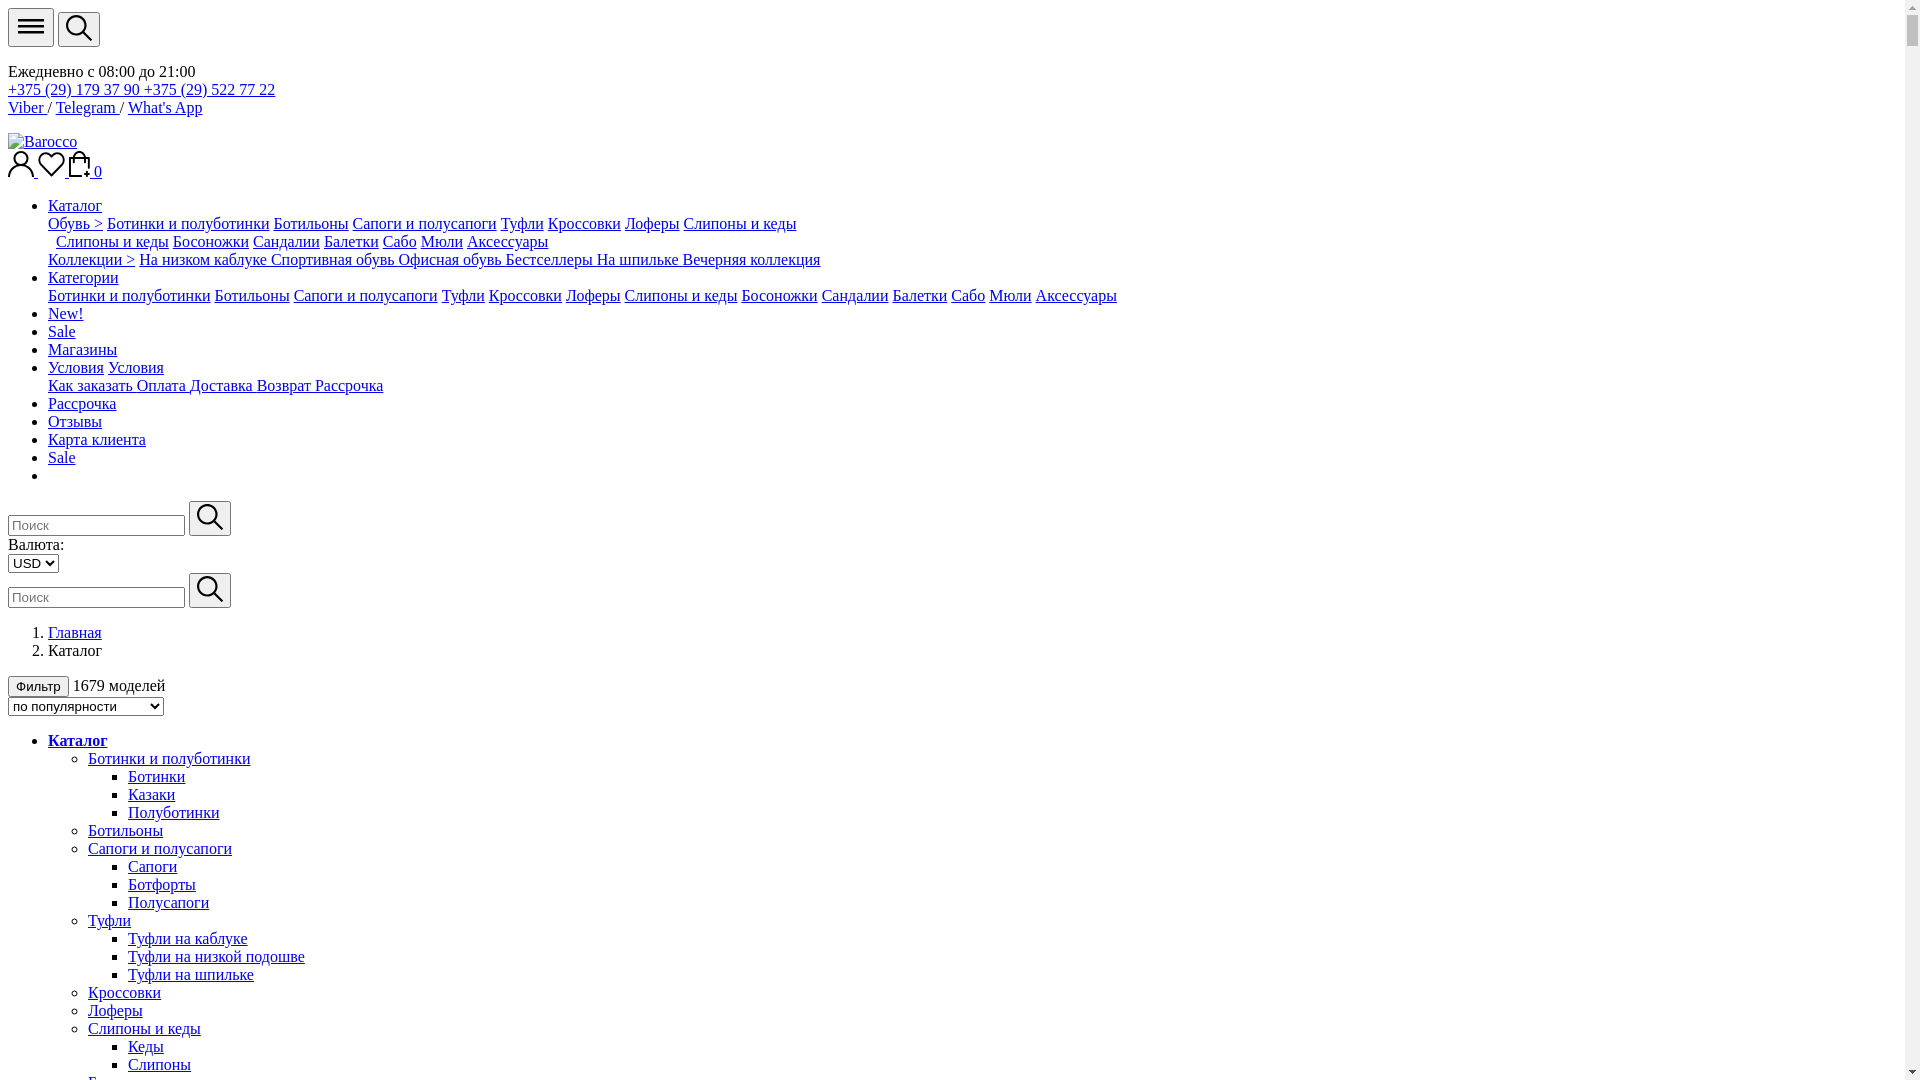  What do you see at coordinates (86, 107) in the screenshot?
I see `'Telegram'` at bounding box center [86, 107].